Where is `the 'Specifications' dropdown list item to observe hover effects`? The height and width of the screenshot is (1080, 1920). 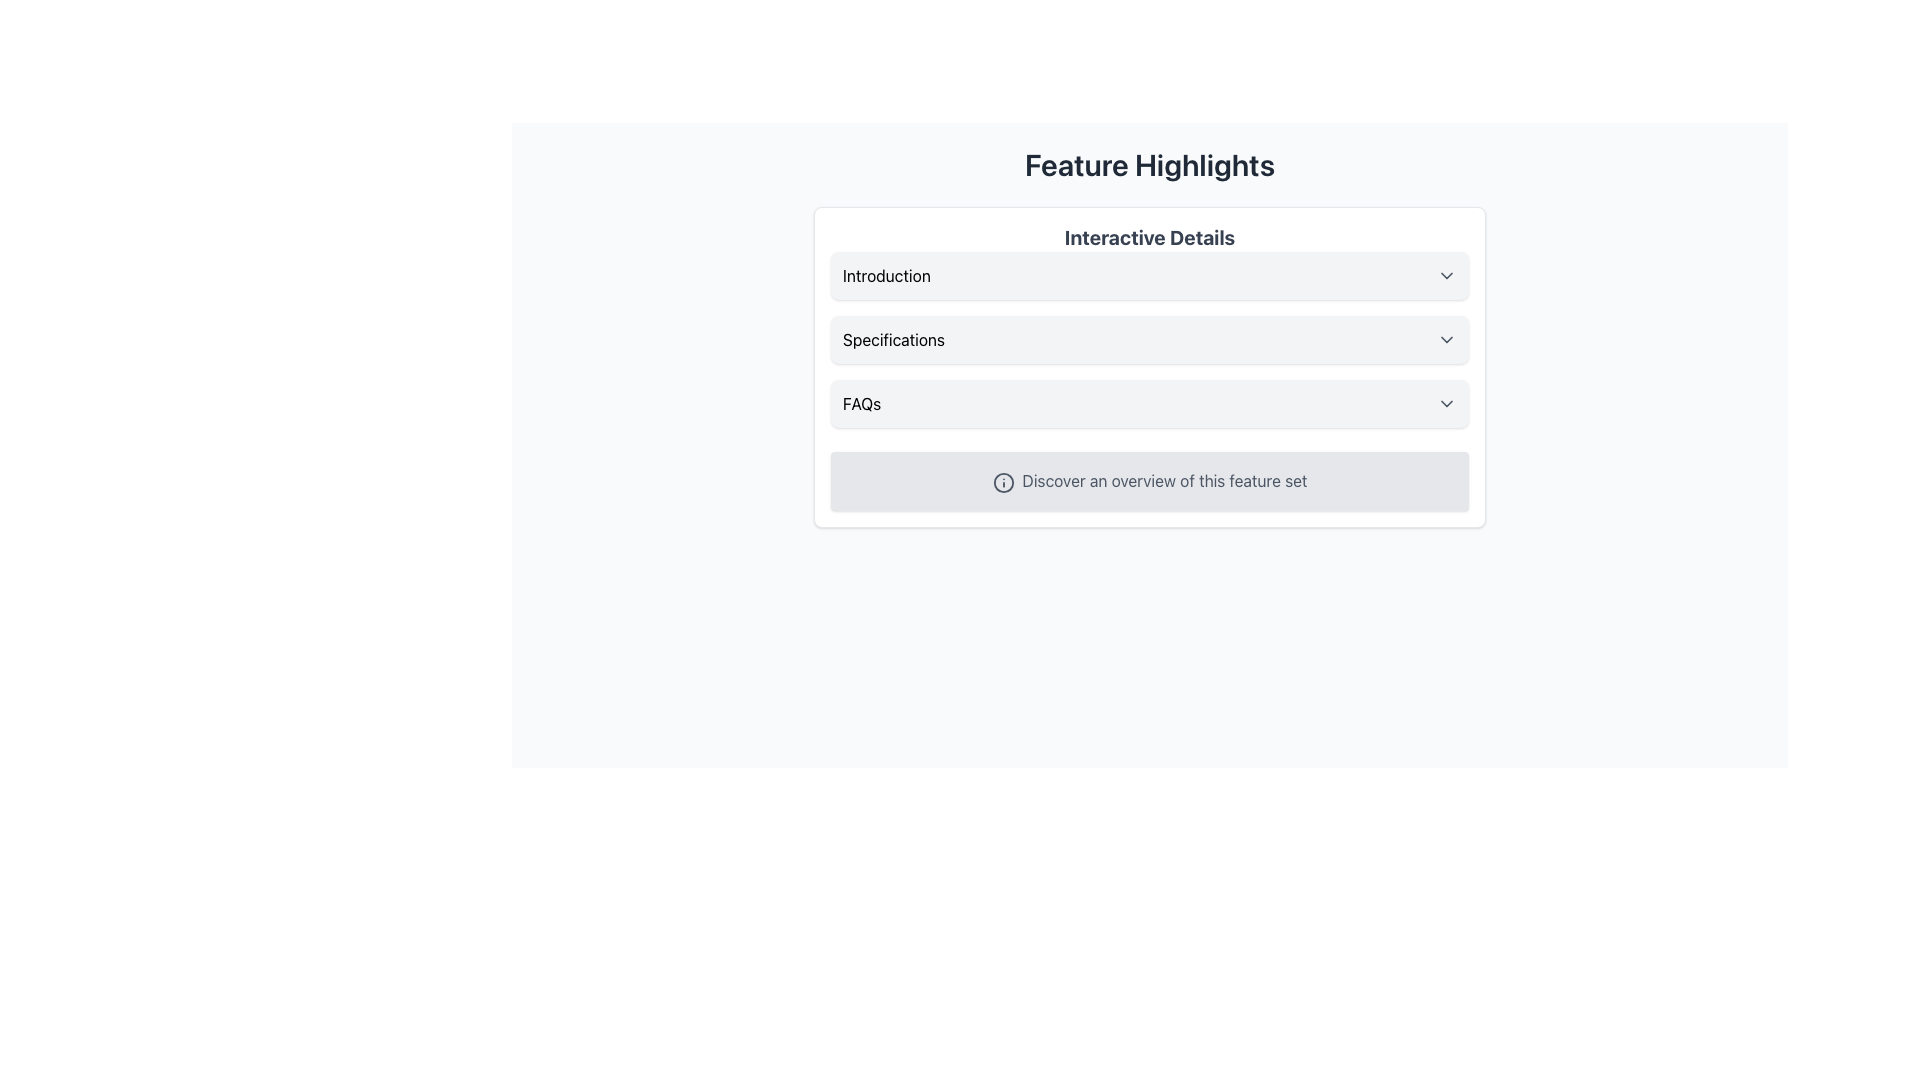
the 'Specifications' dropdown list item to observe hover effects is located at coordinates (1150, 338).